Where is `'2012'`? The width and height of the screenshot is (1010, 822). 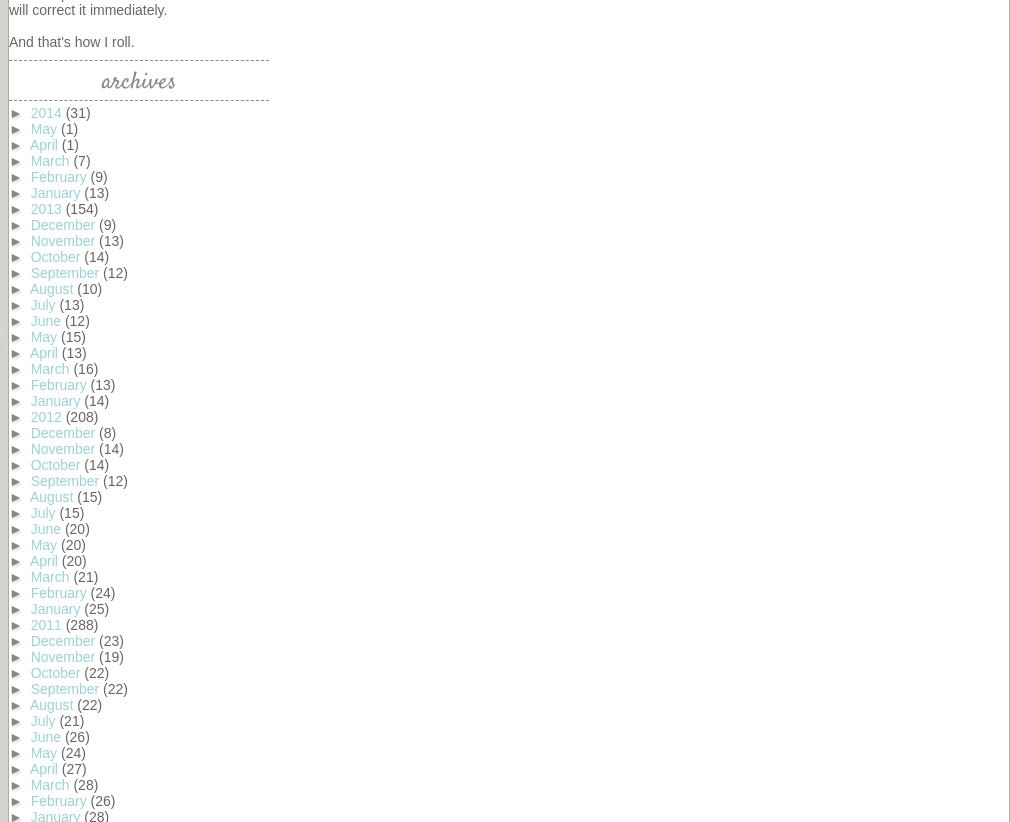
'2012' is located at coordinates (46, 416).